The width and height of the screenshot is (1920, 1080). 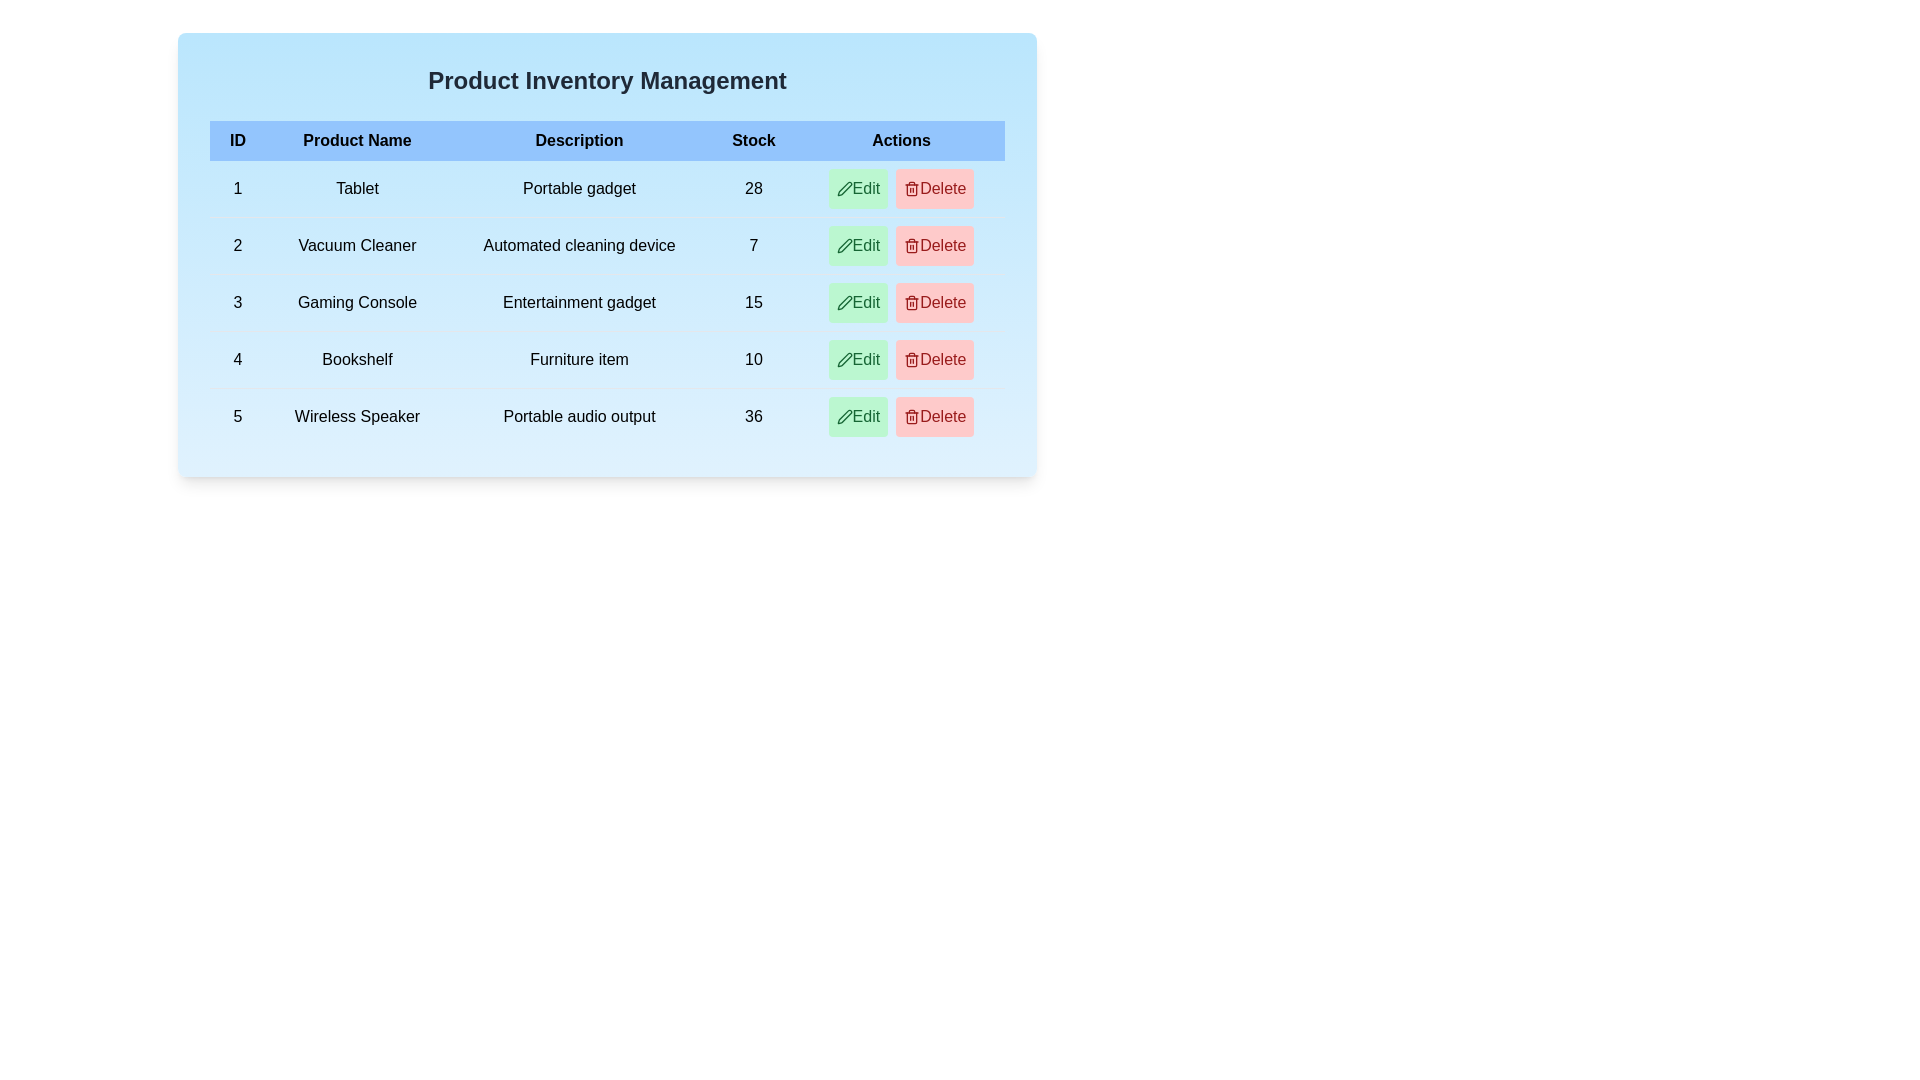 I want to click on the 'ID' header label, which is the first element in the horizontal header row of the table, so click(x=237, y=140).